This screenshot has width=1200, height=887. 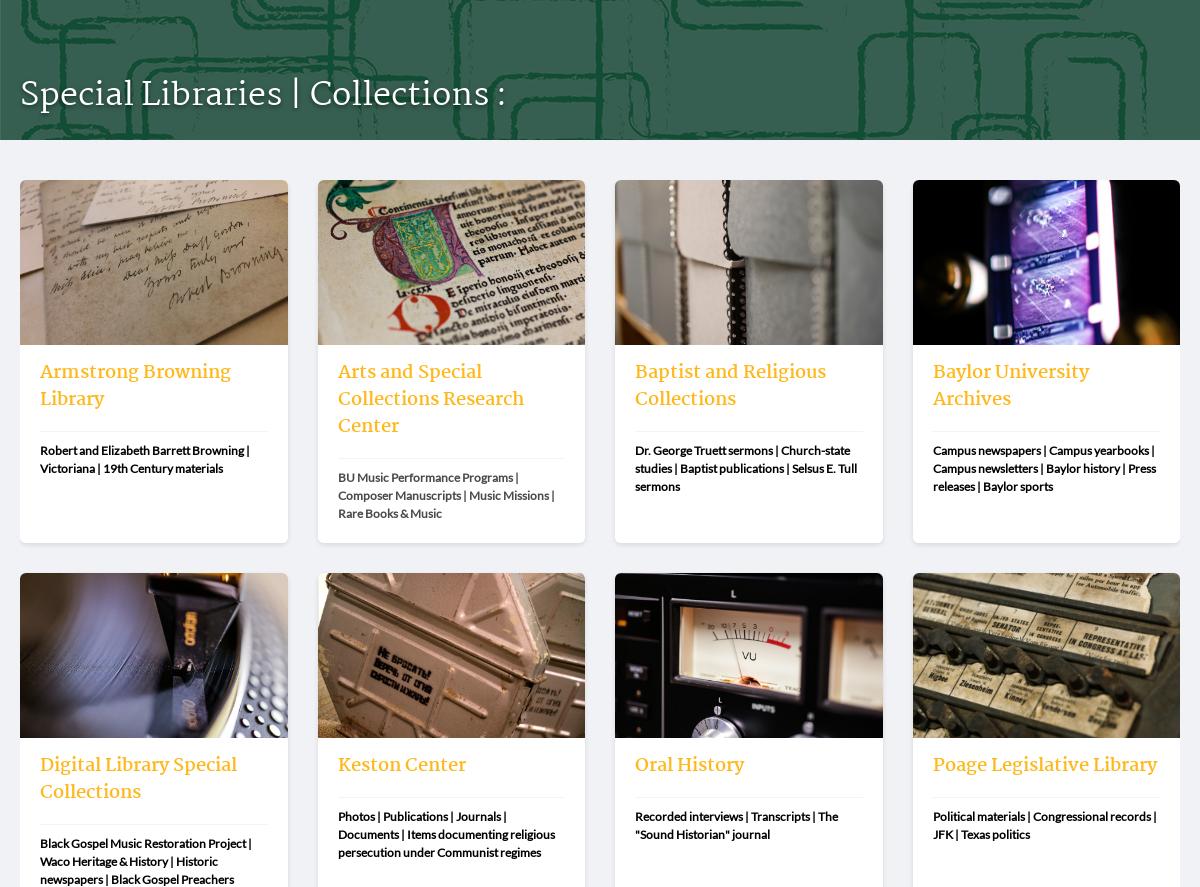 I want to click on 'Robert and Elizabeth Barrett Browning | Victoriana | 19th Century materials', so click(x=146, y=457).